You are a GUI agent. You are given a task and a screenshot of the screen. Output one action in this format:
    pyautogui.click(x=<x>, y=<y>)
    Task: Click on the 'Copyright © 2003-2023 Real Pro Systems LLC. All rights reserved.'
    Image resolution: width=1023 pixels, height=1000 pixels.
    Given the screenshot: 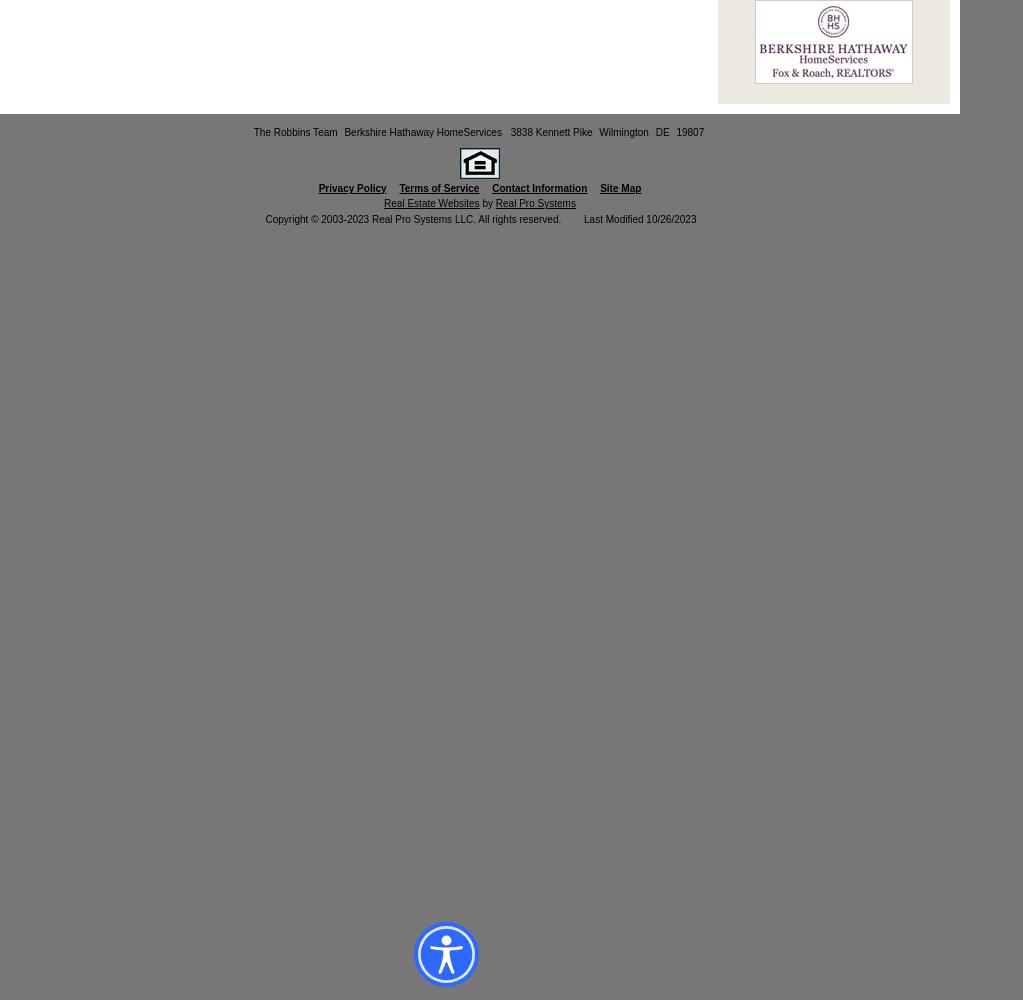 What is the action you would take?
    pyautogui.click(x=414, y=218)
    